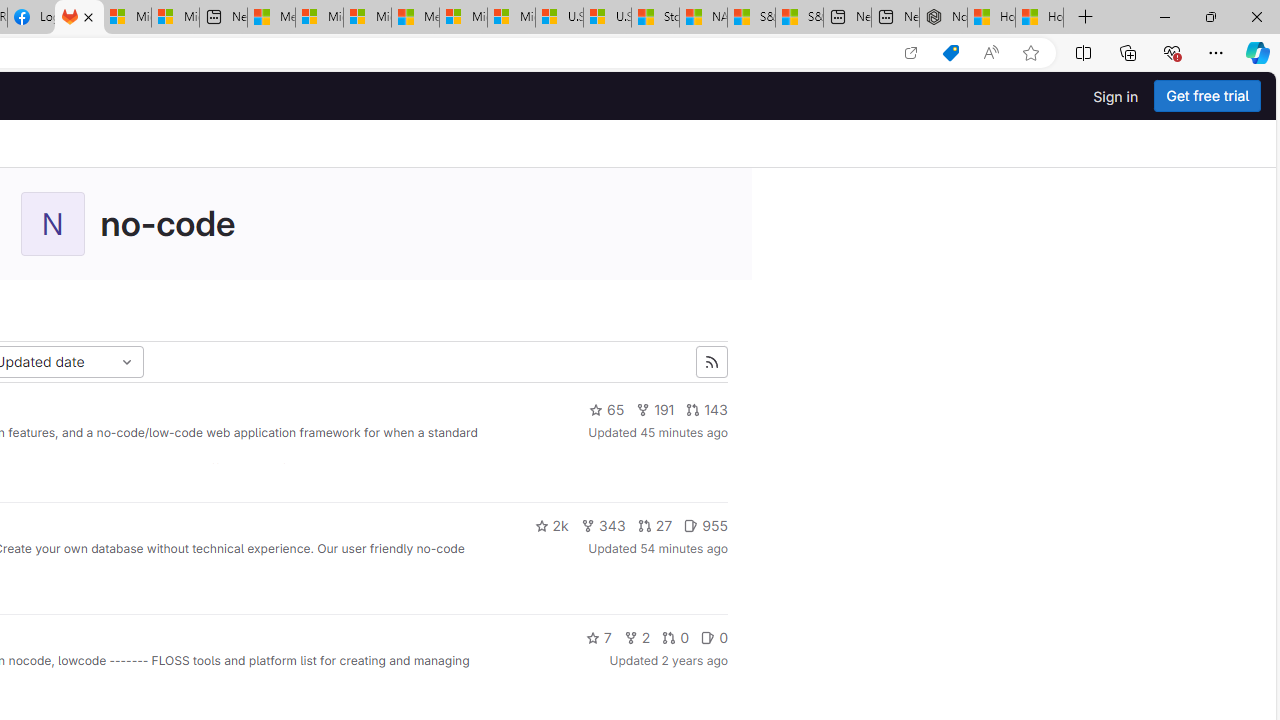  Describe the element at coordinates (655, 409) in the screenshot. I see `'191'` at that location.